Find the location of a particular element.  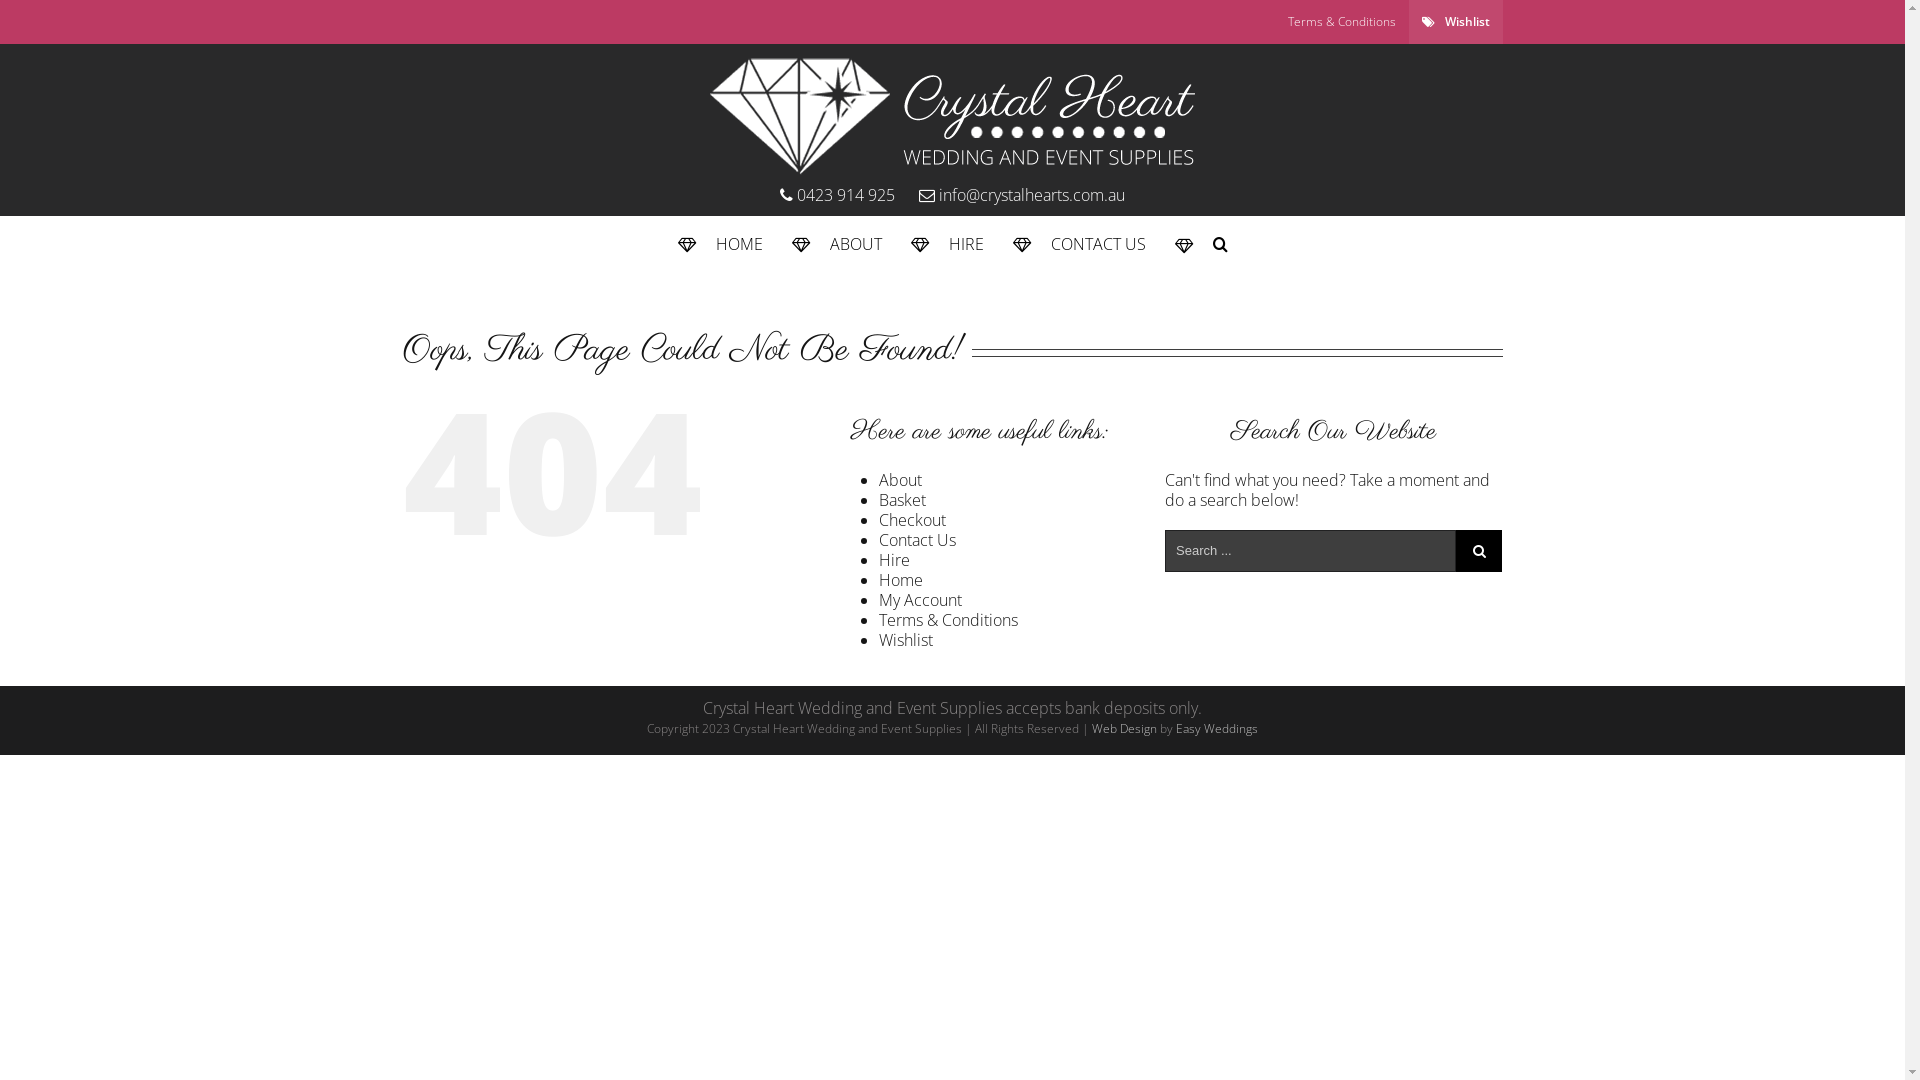

'About' is located at coordinates (899, 479).